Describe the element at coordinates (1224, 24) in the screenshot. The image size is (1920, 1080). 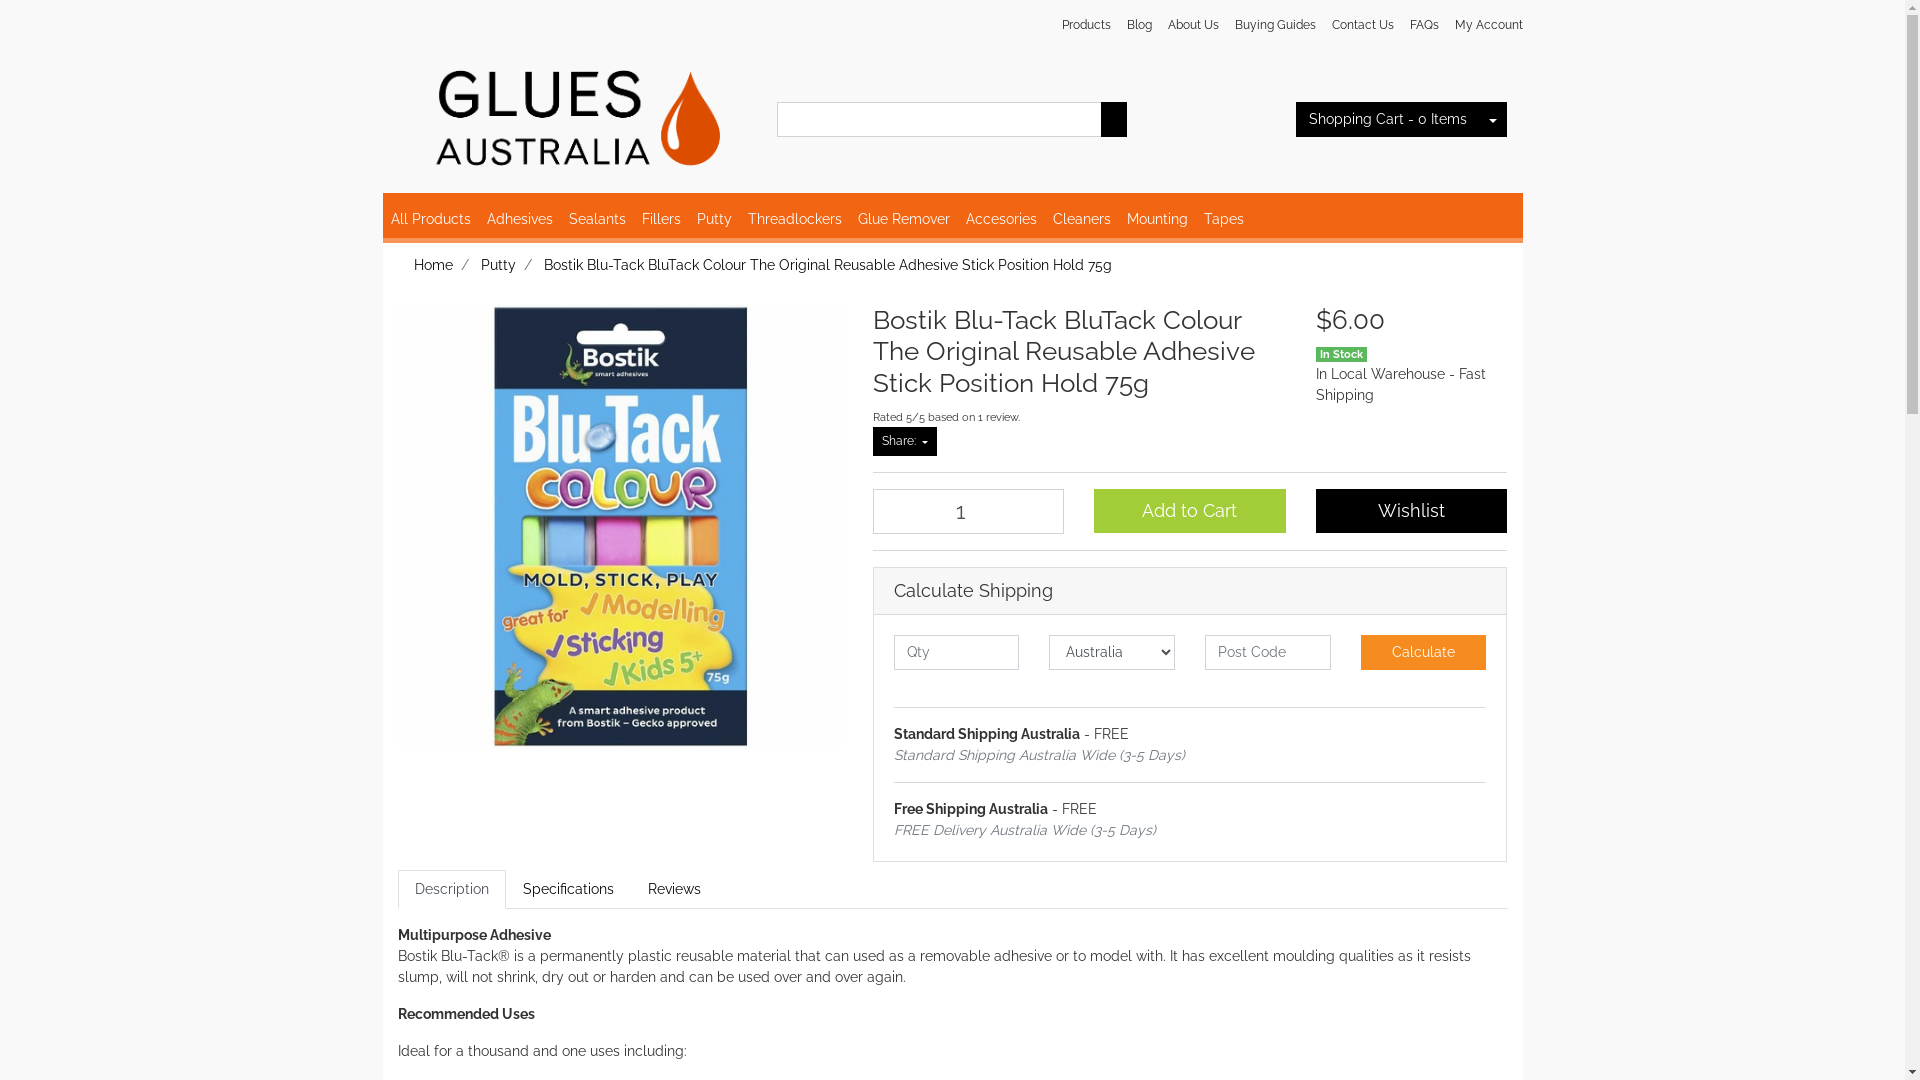
I see `'Buying Guides'` at that location.